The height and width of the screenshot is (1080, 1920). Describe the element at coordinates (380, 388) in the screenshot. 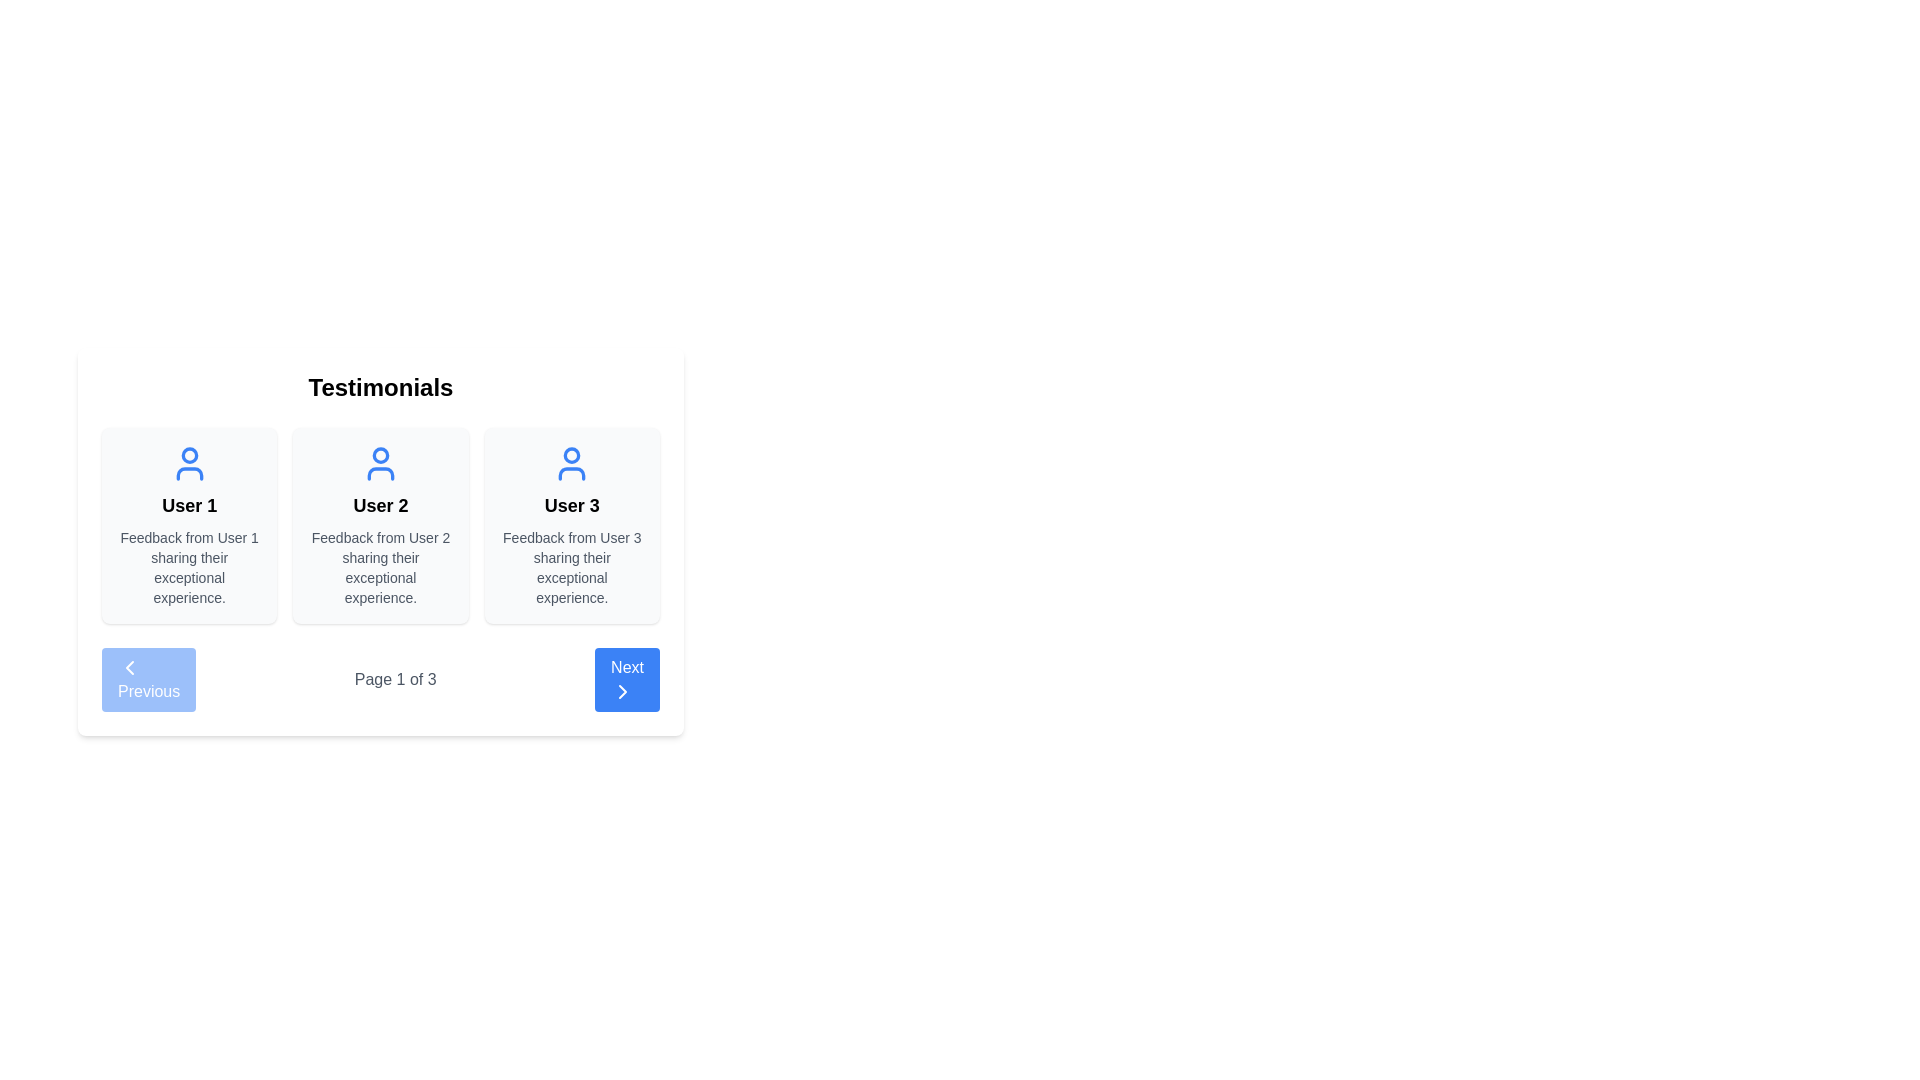

I see `the Header text that categorizes the subsequent content as testimonials, positioned at the top-center of the visible area above user feedback columns` at that location.